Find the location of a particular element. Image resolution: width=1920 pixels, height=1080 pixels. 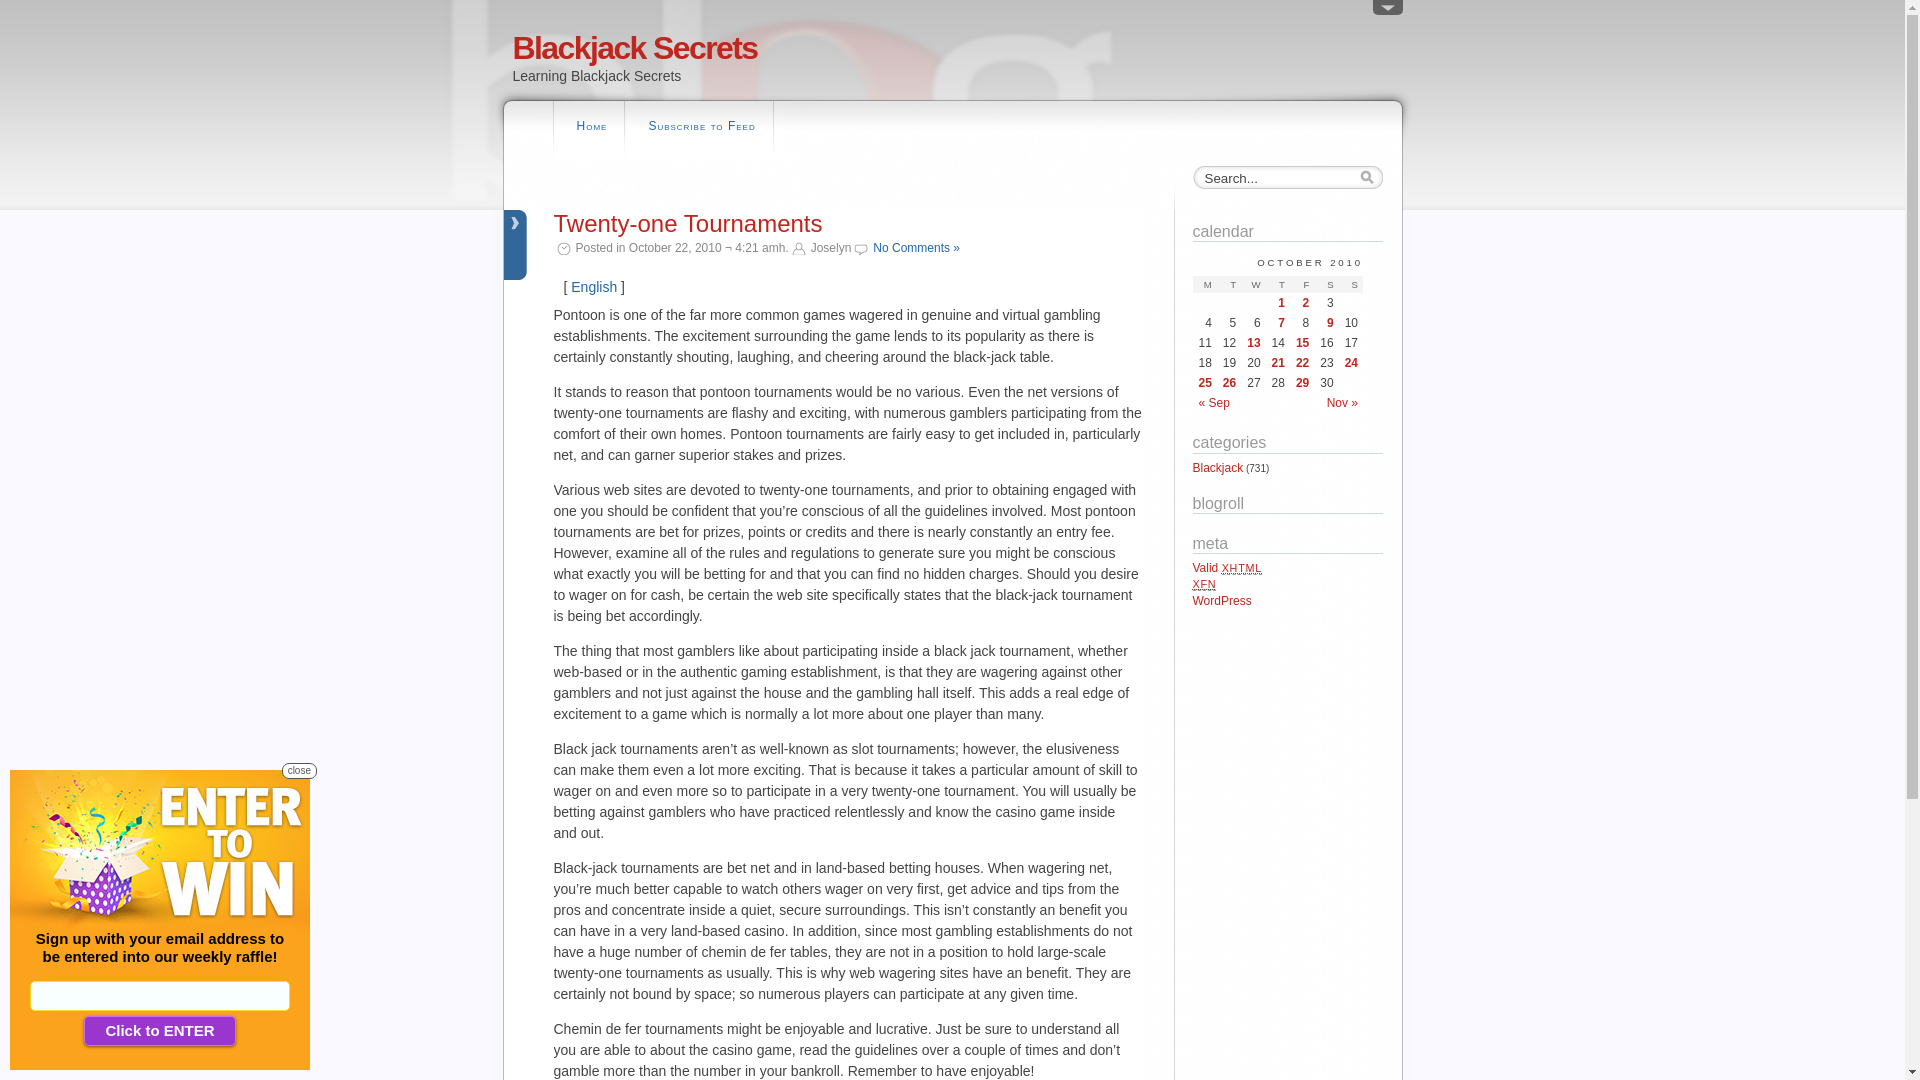

'21' is located at coordinates (1277, 362).